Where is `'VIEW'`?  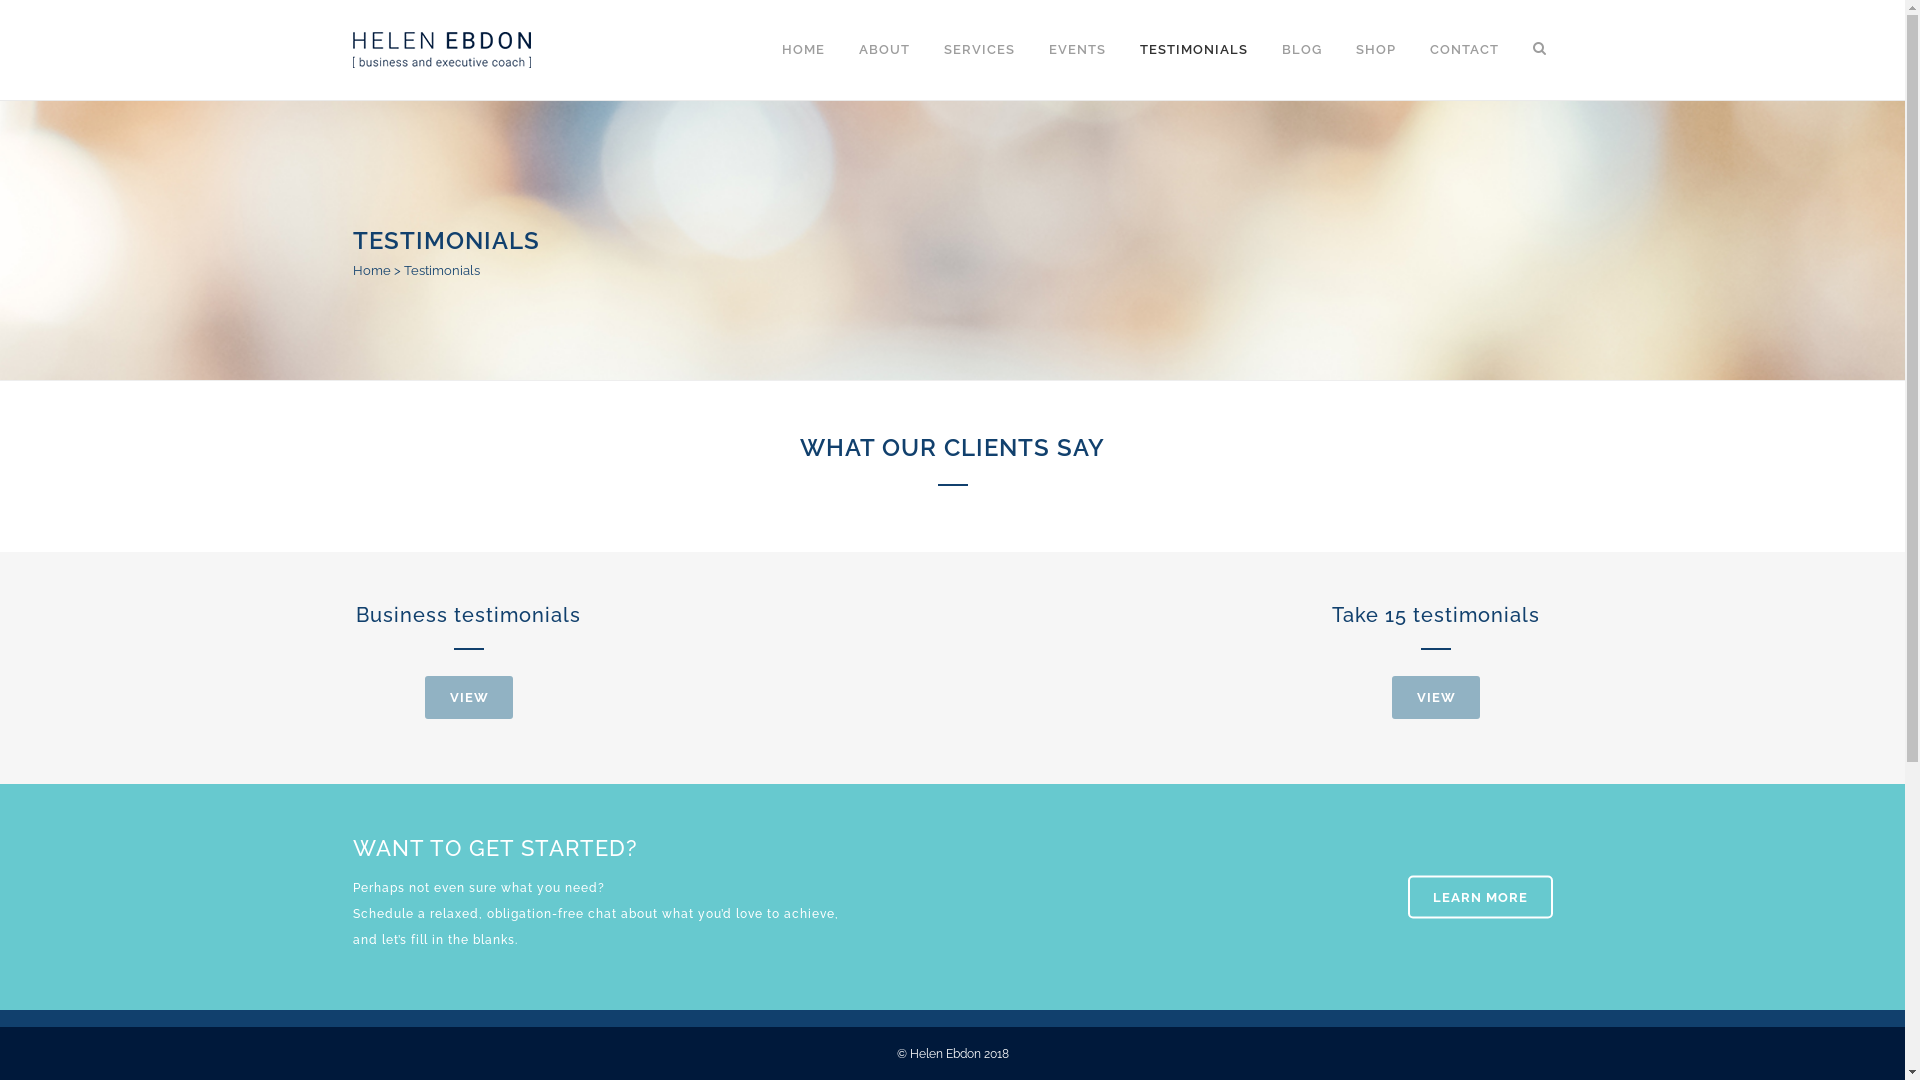 'VIEW' is located at coordinates (424, 696).